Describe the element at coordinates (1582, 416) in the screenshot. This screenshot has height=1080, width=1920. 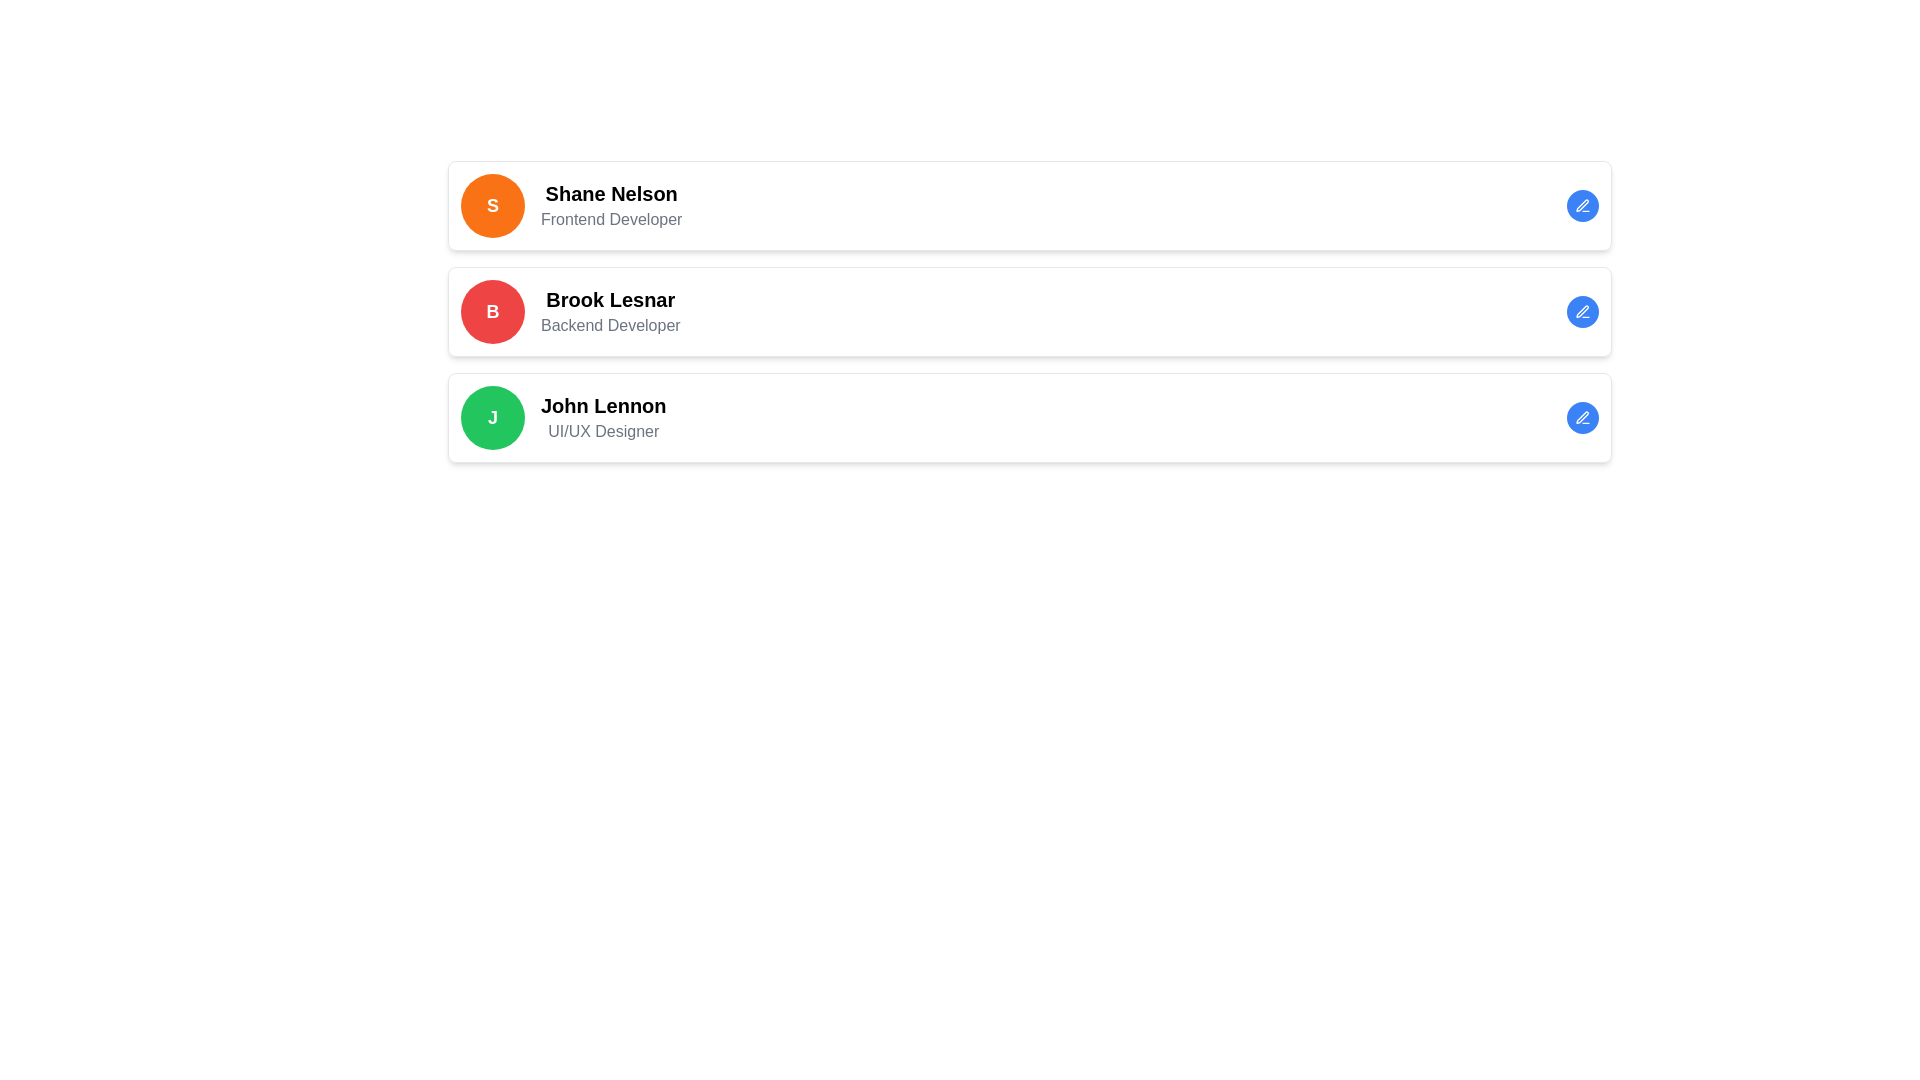
I see `the blue pen icon within the circular button to initiate editing for the user profile of 'John Lennon, UI/UX Designer'` at that location.